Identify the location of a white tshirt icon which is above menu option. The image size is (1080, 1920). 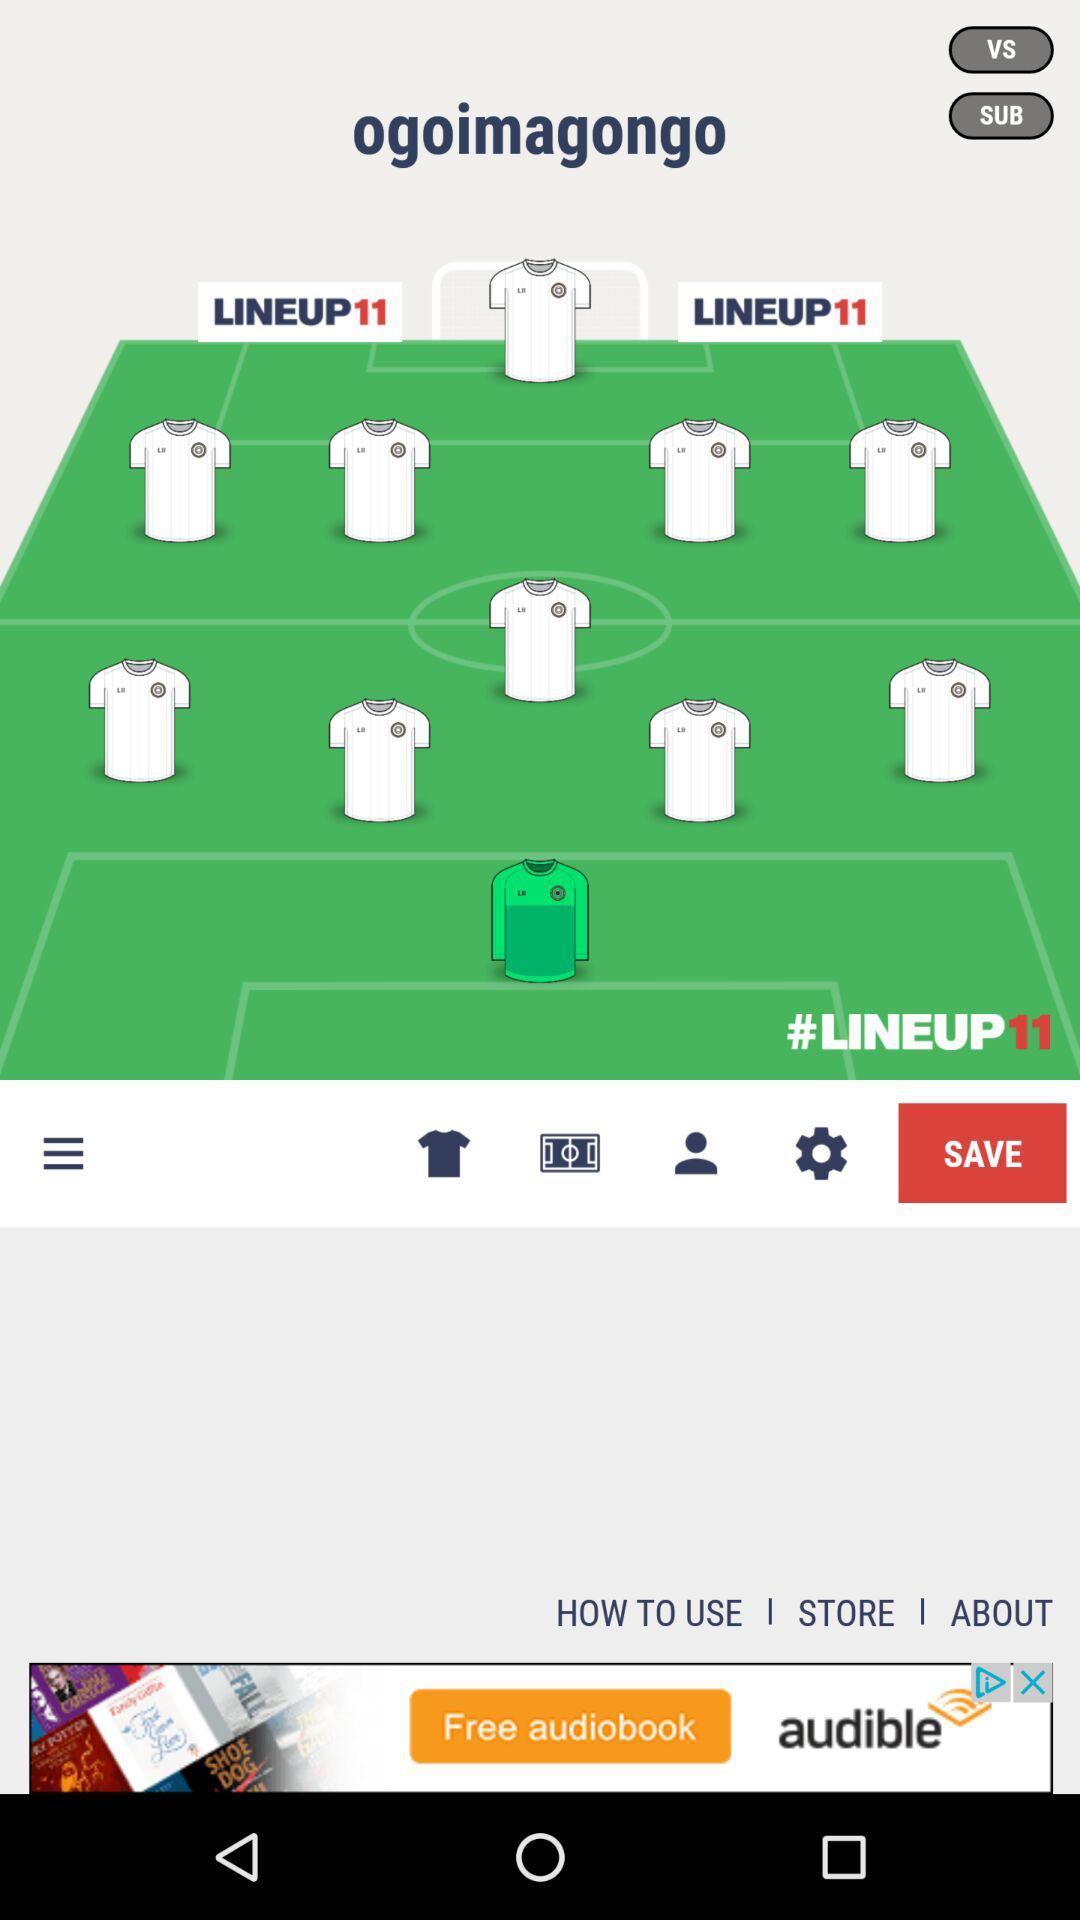
(138, 716).